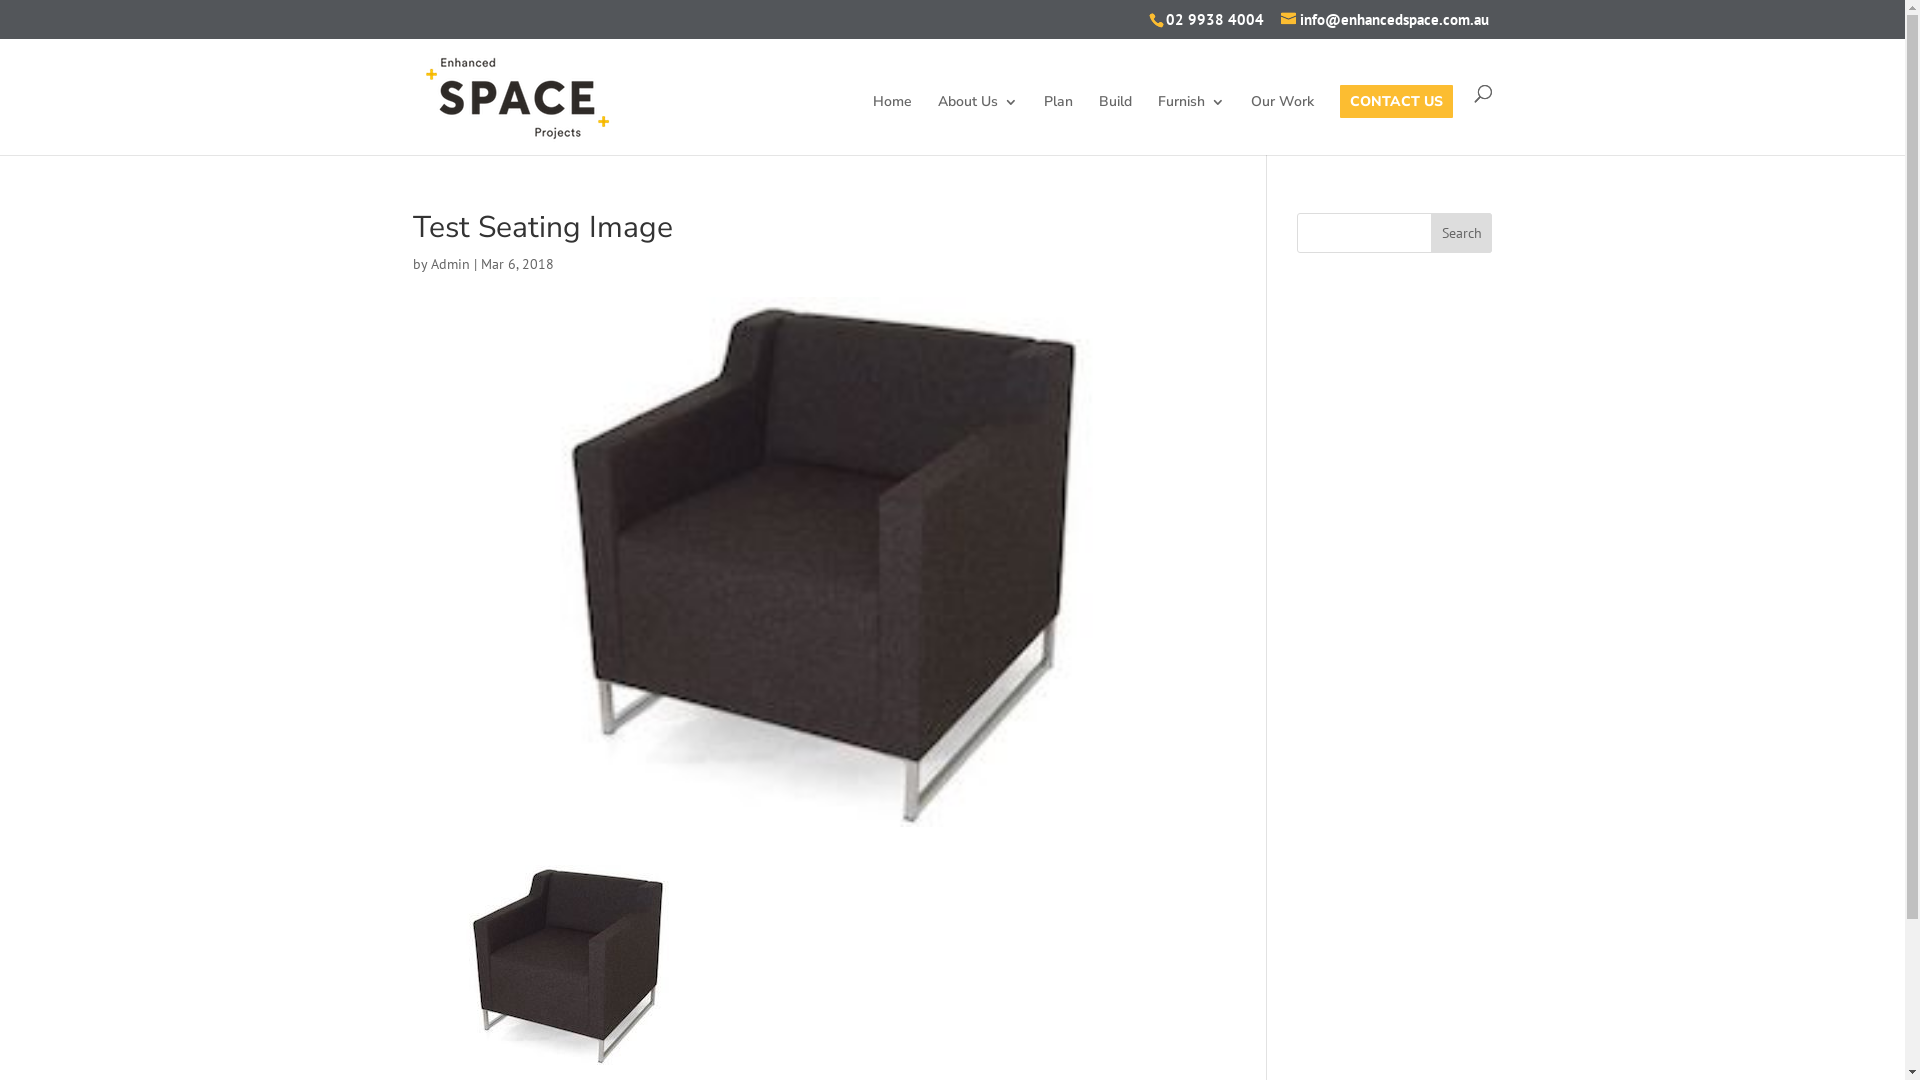  I want to click on 'info@enhancedspace.com.au', so click(1382, 19).